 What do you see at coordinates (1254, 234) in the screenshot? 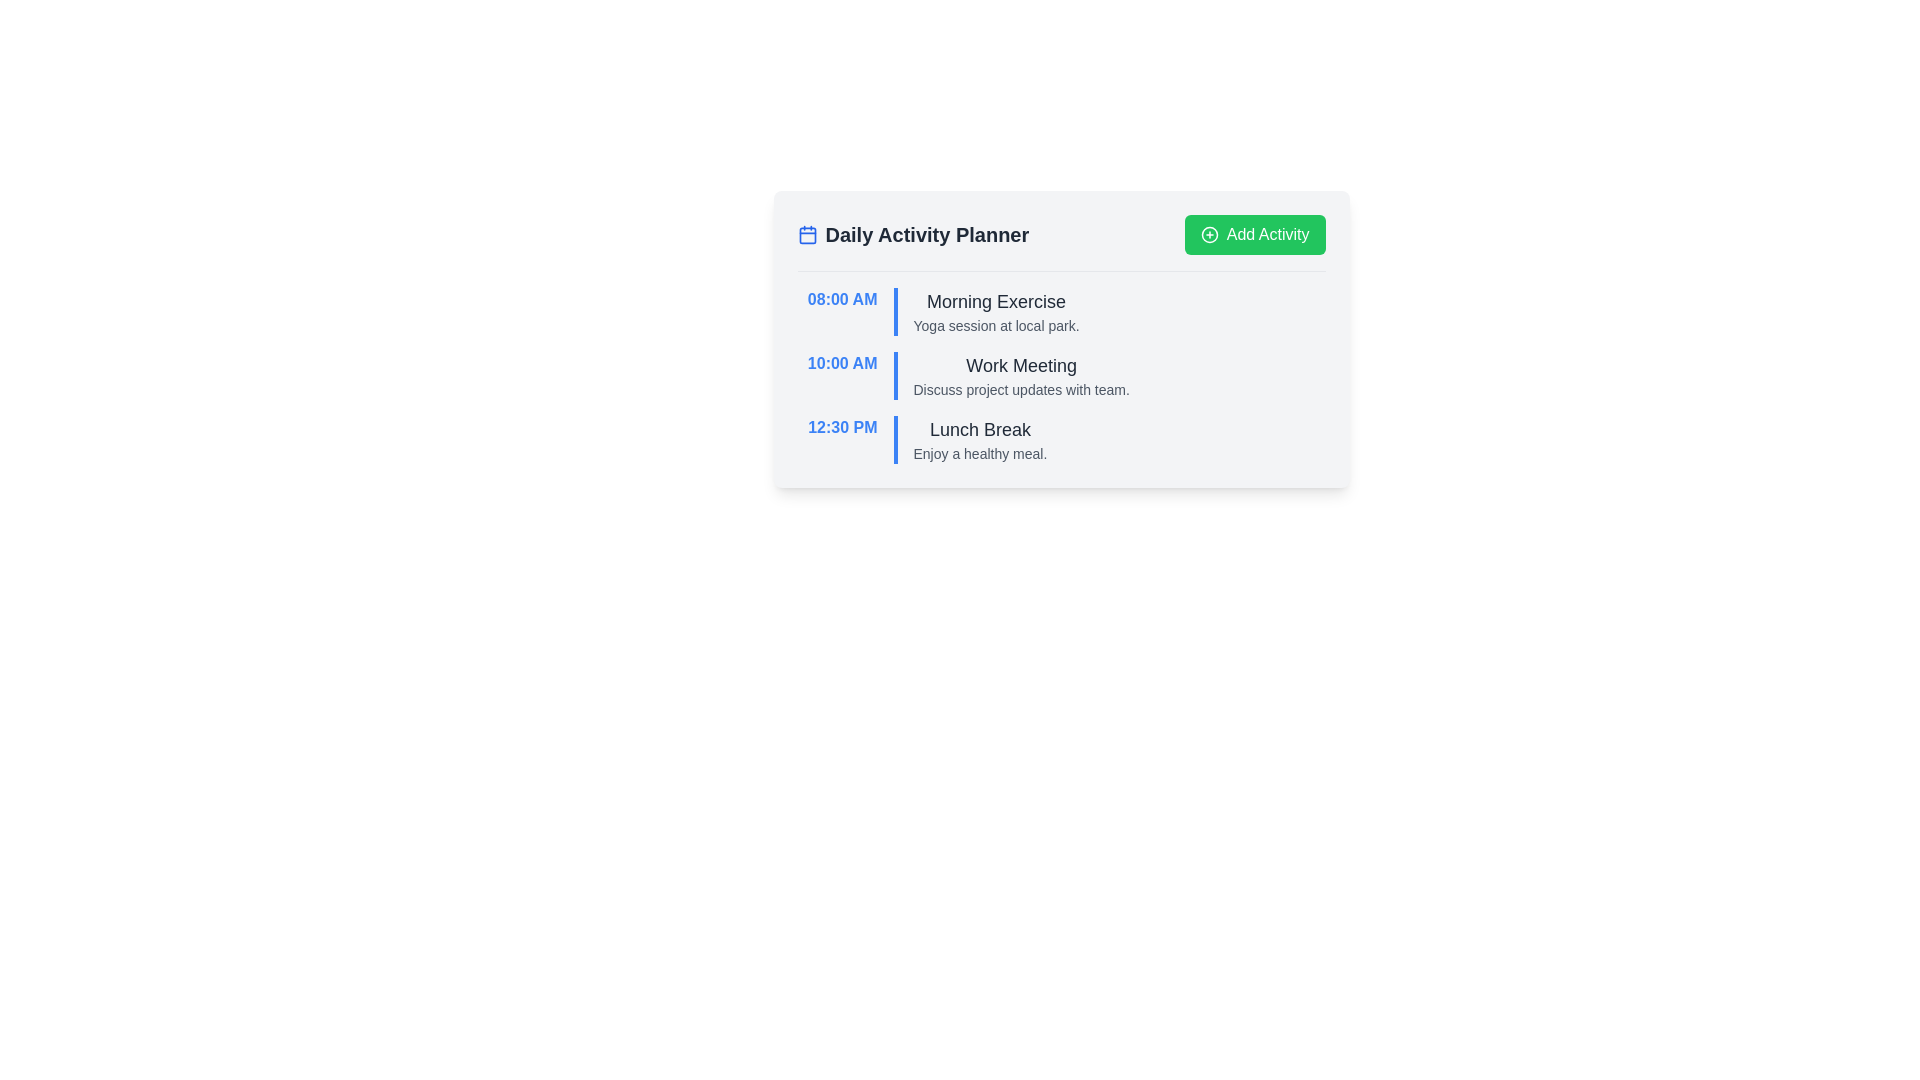
I see `the green button labeled 'Add Activity' with a plus icon` at bounding box center [1254, 234].